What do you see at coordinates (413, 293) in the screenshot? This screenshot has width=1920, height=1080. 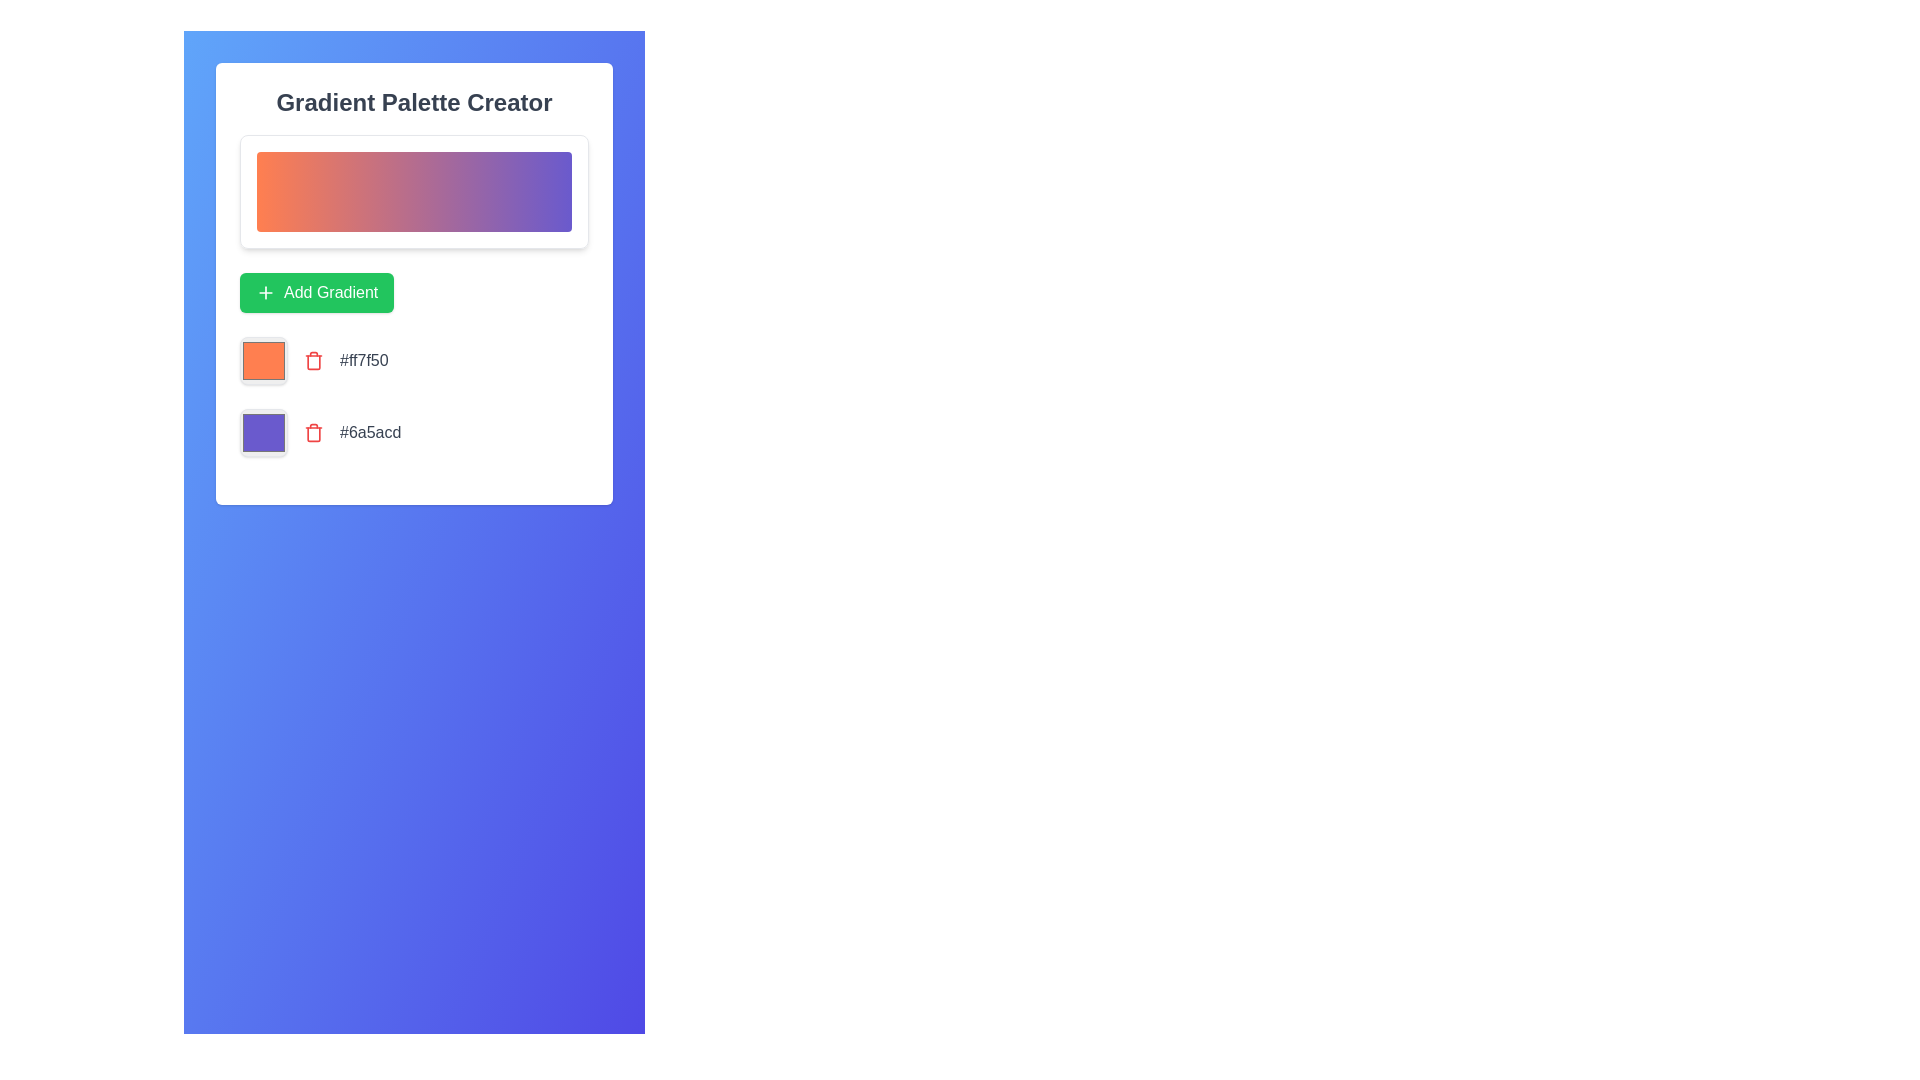 I see `the button that adds a new gradient to the gradient palette, located below the gradient preview box and above the color palette items` at bounding box center [413, 293].